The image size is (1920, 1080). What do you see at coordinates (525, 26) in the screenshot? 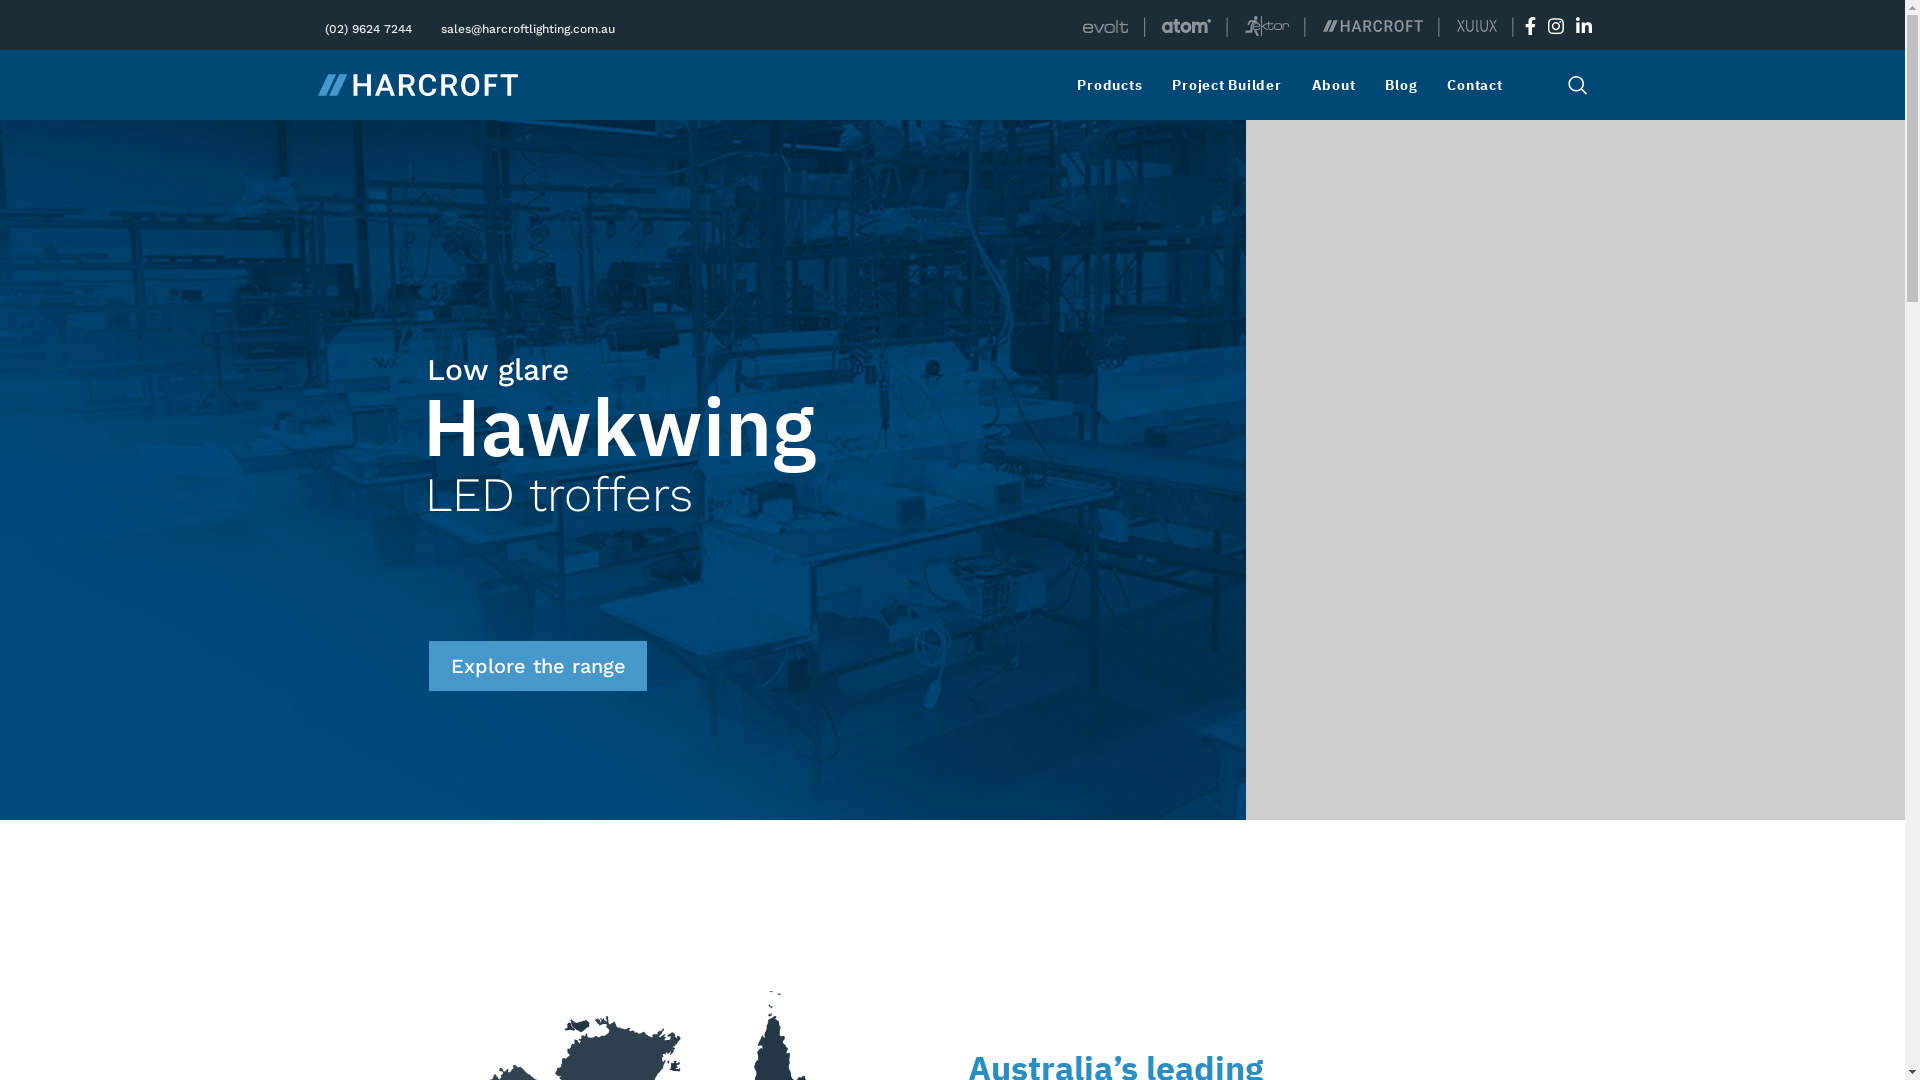
I see `'sales@harcroftlighting.com.au'` at bounding box center [525, 26].